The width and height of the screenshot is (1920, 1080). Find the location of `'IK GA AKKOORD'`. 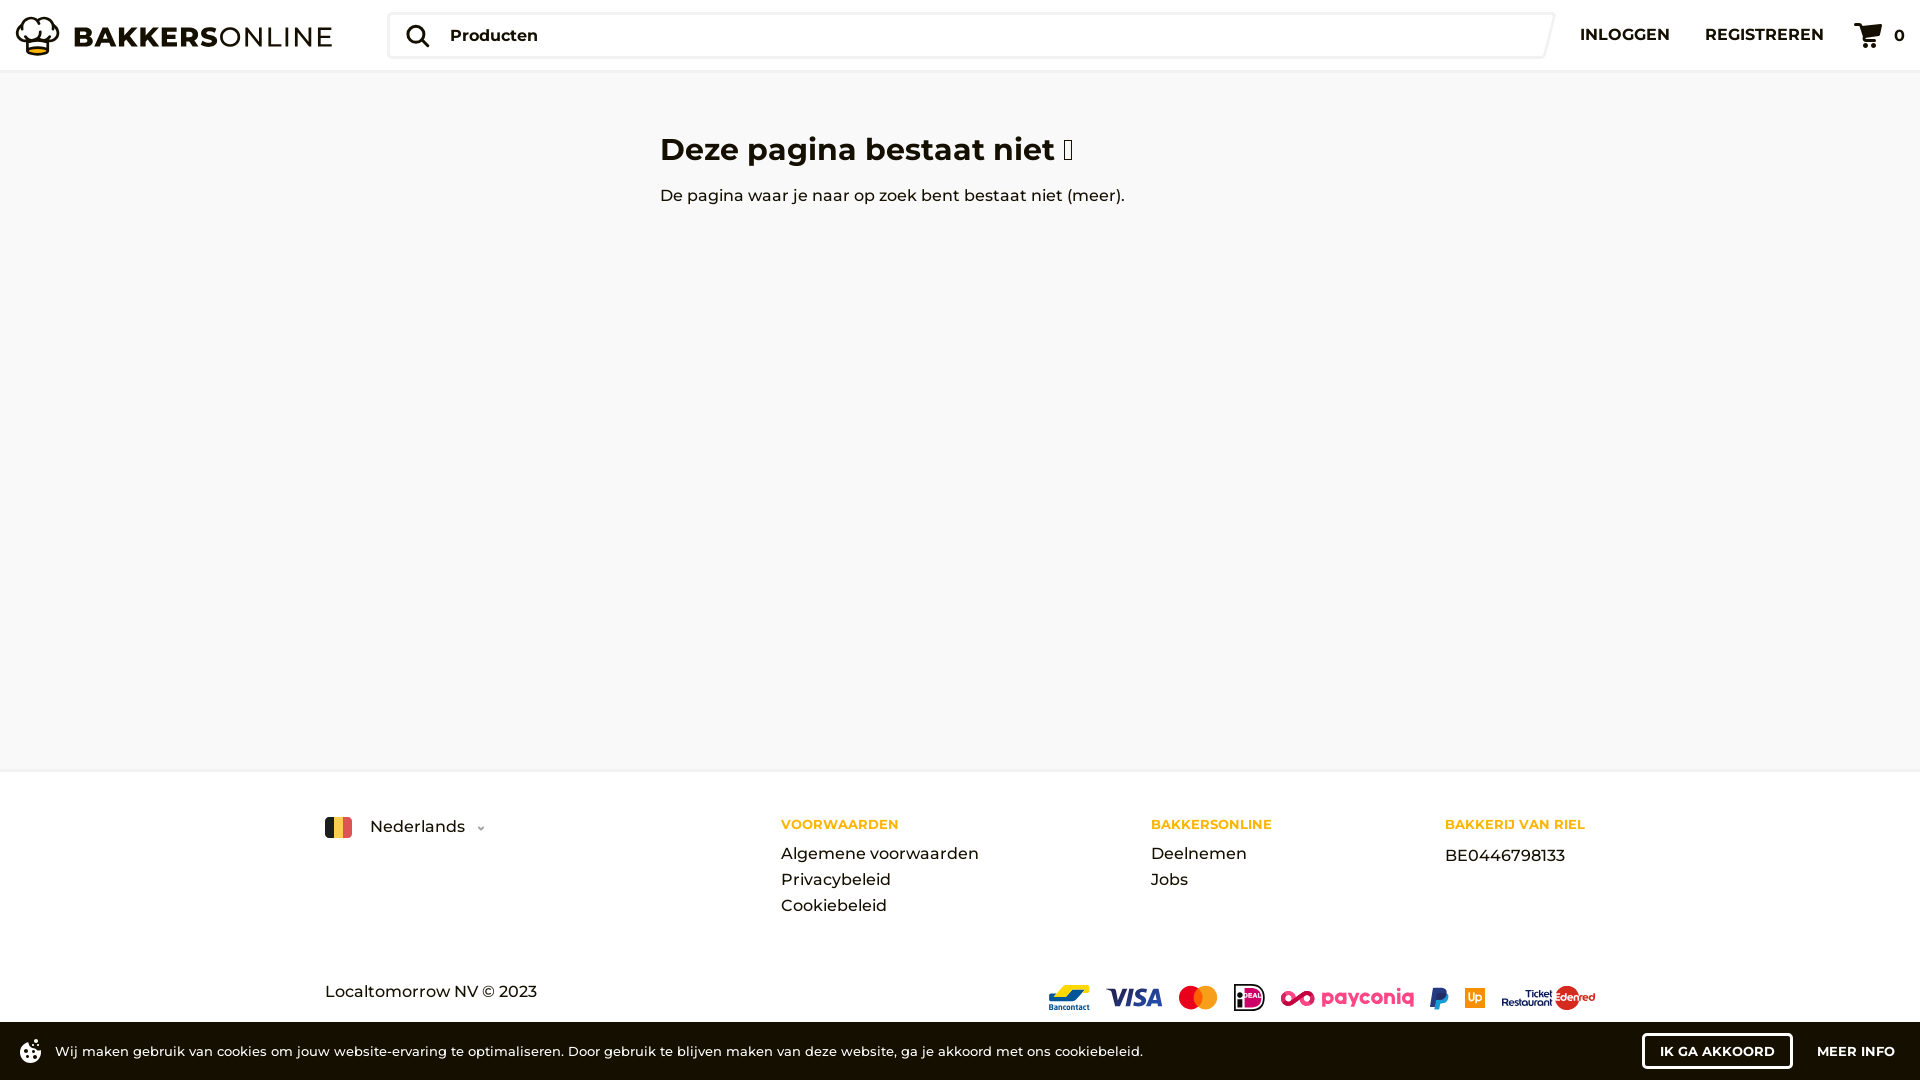

'IK GA AKKOORD' is located at coordinates (1716, 1049).